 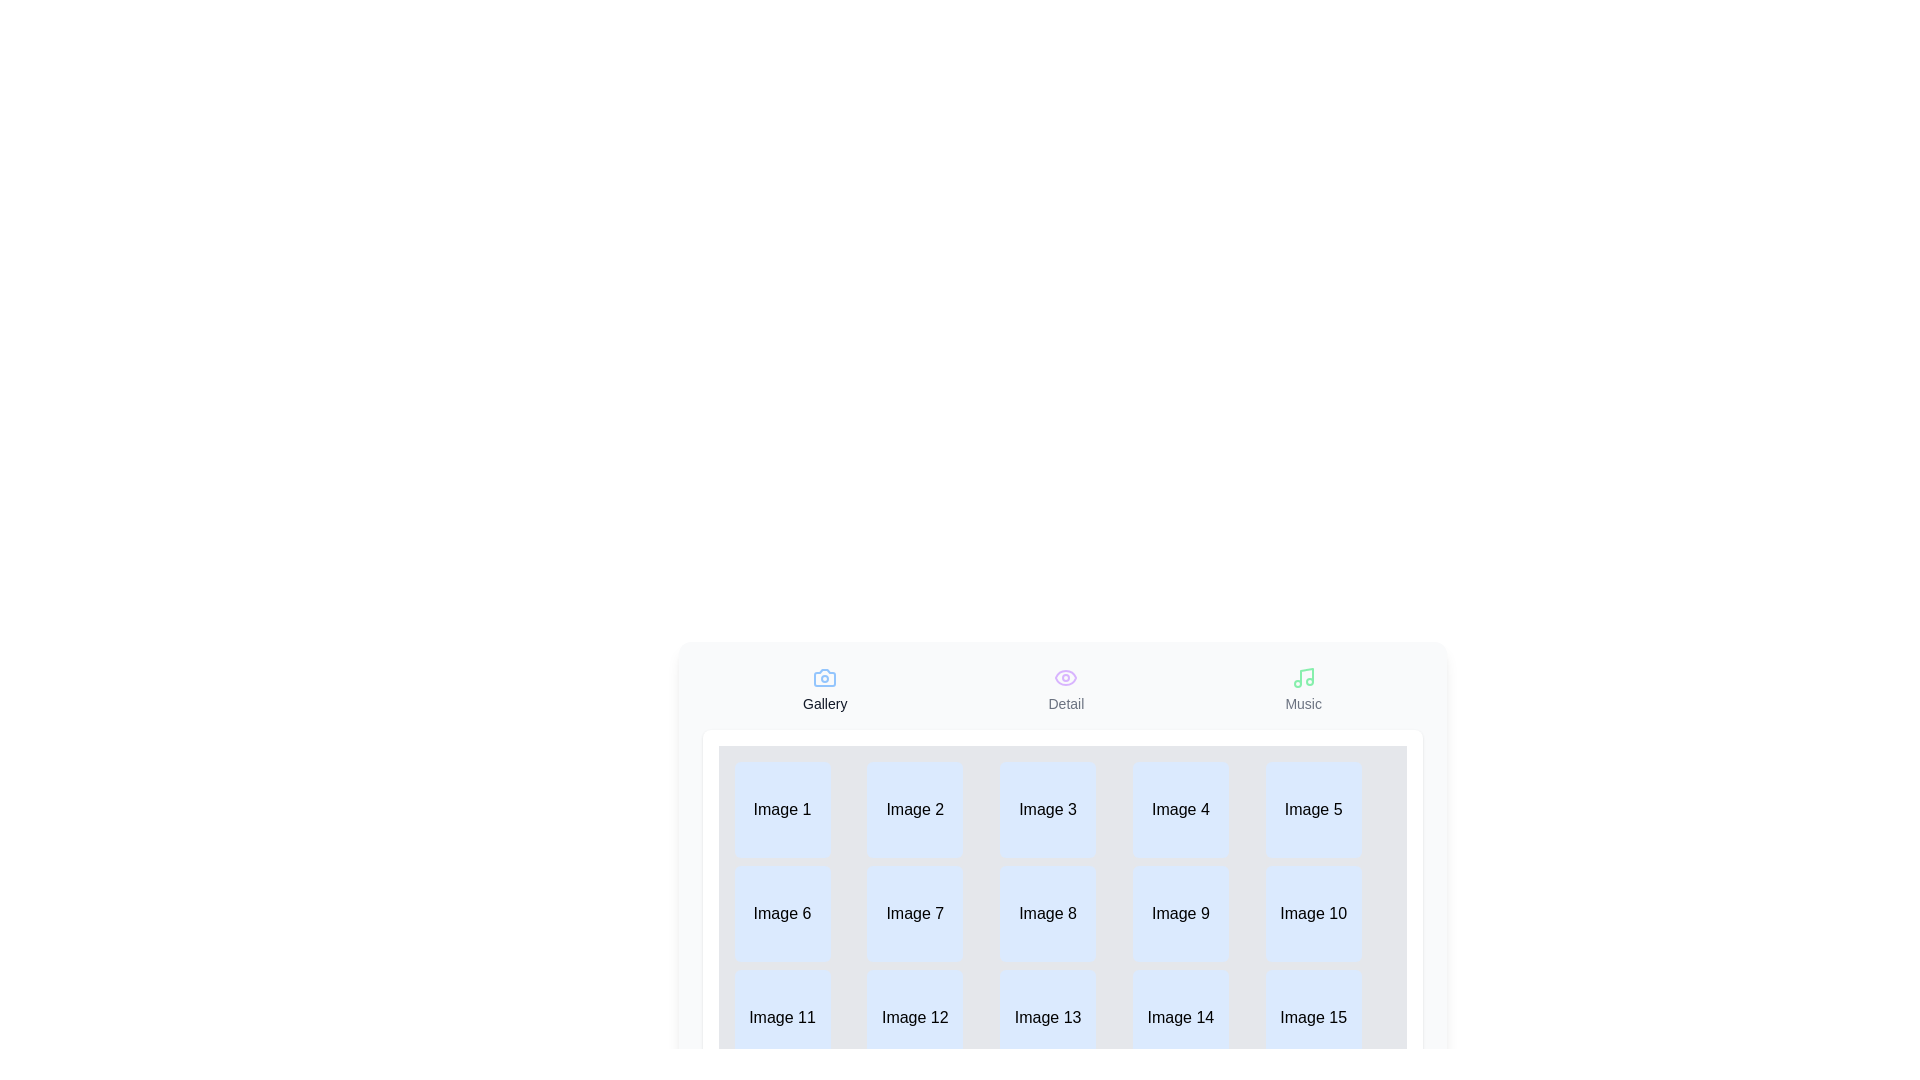 I want to click on the 'Detail' tab to display its content, so click(x=1064, y=689).